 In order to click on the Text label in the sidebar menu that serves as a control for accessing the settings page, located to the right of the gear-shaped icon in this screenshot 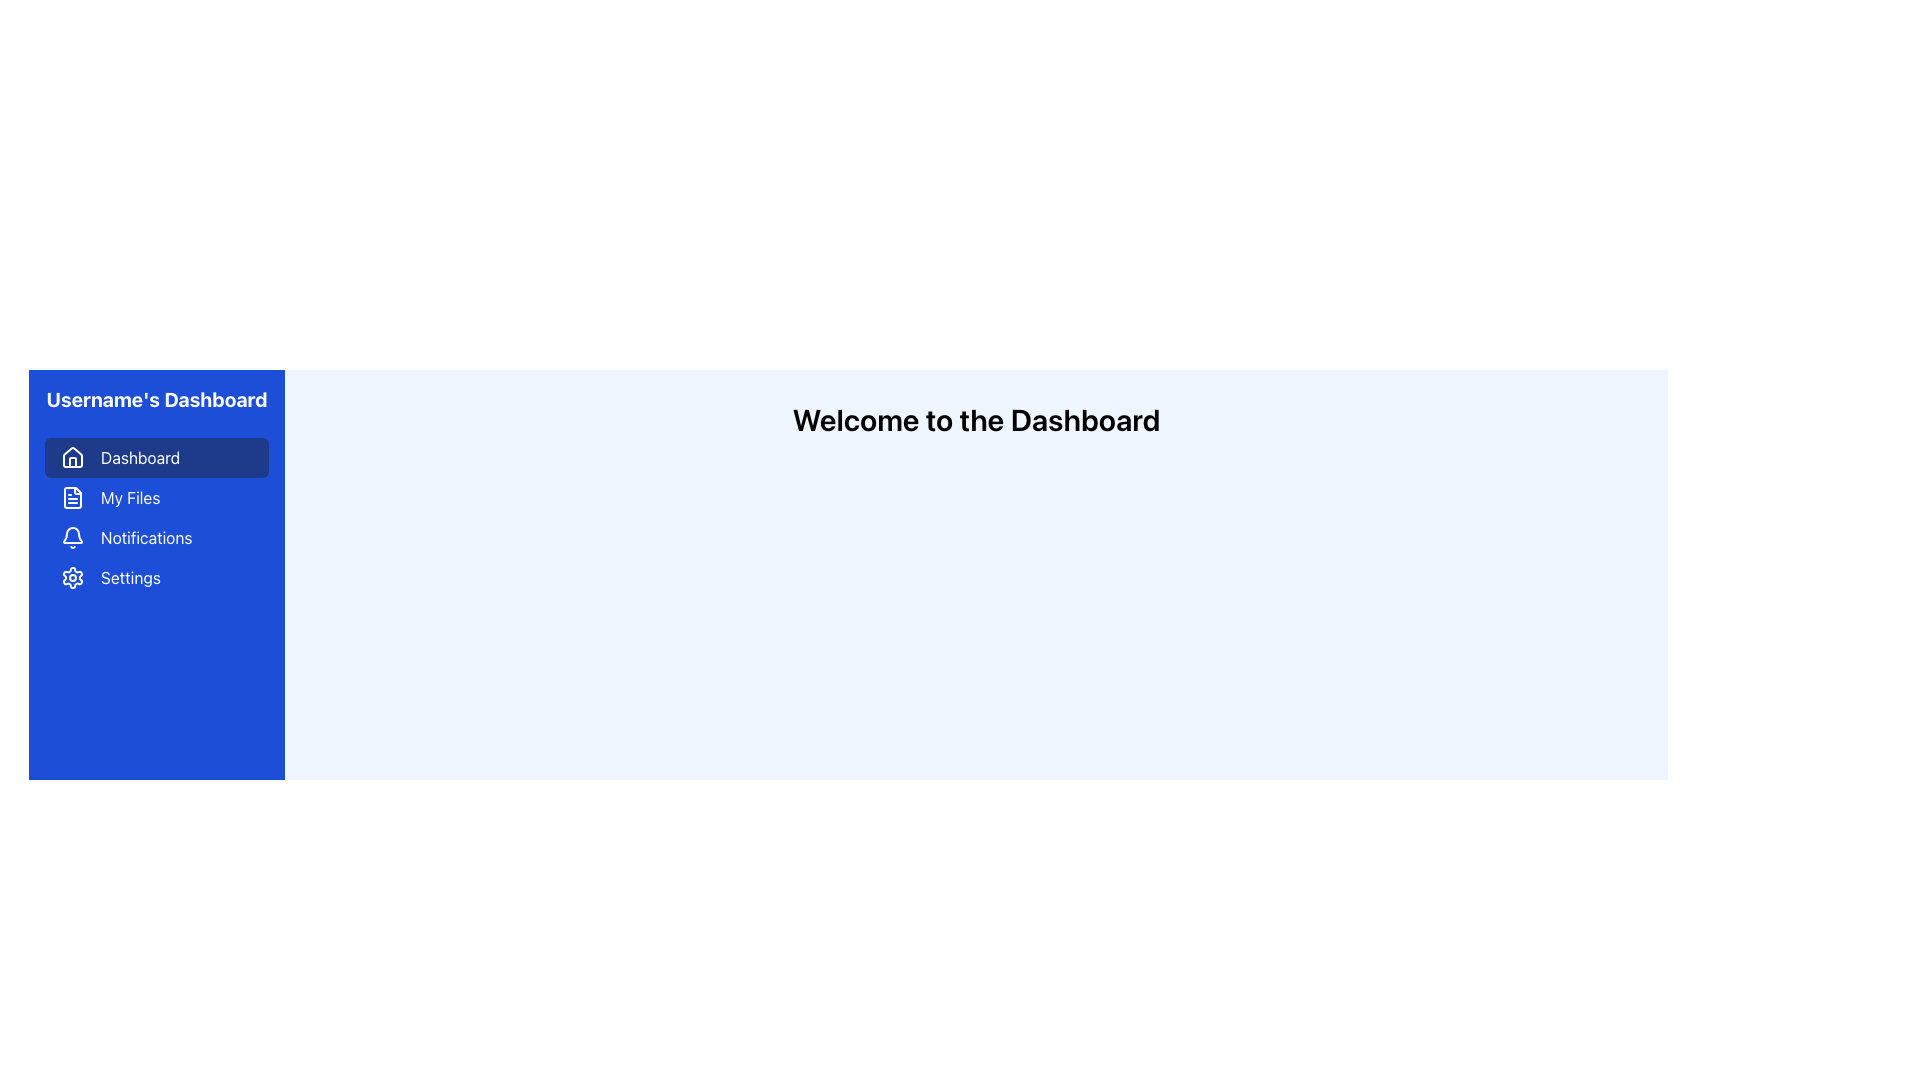, I will do `click(129, 578)`.